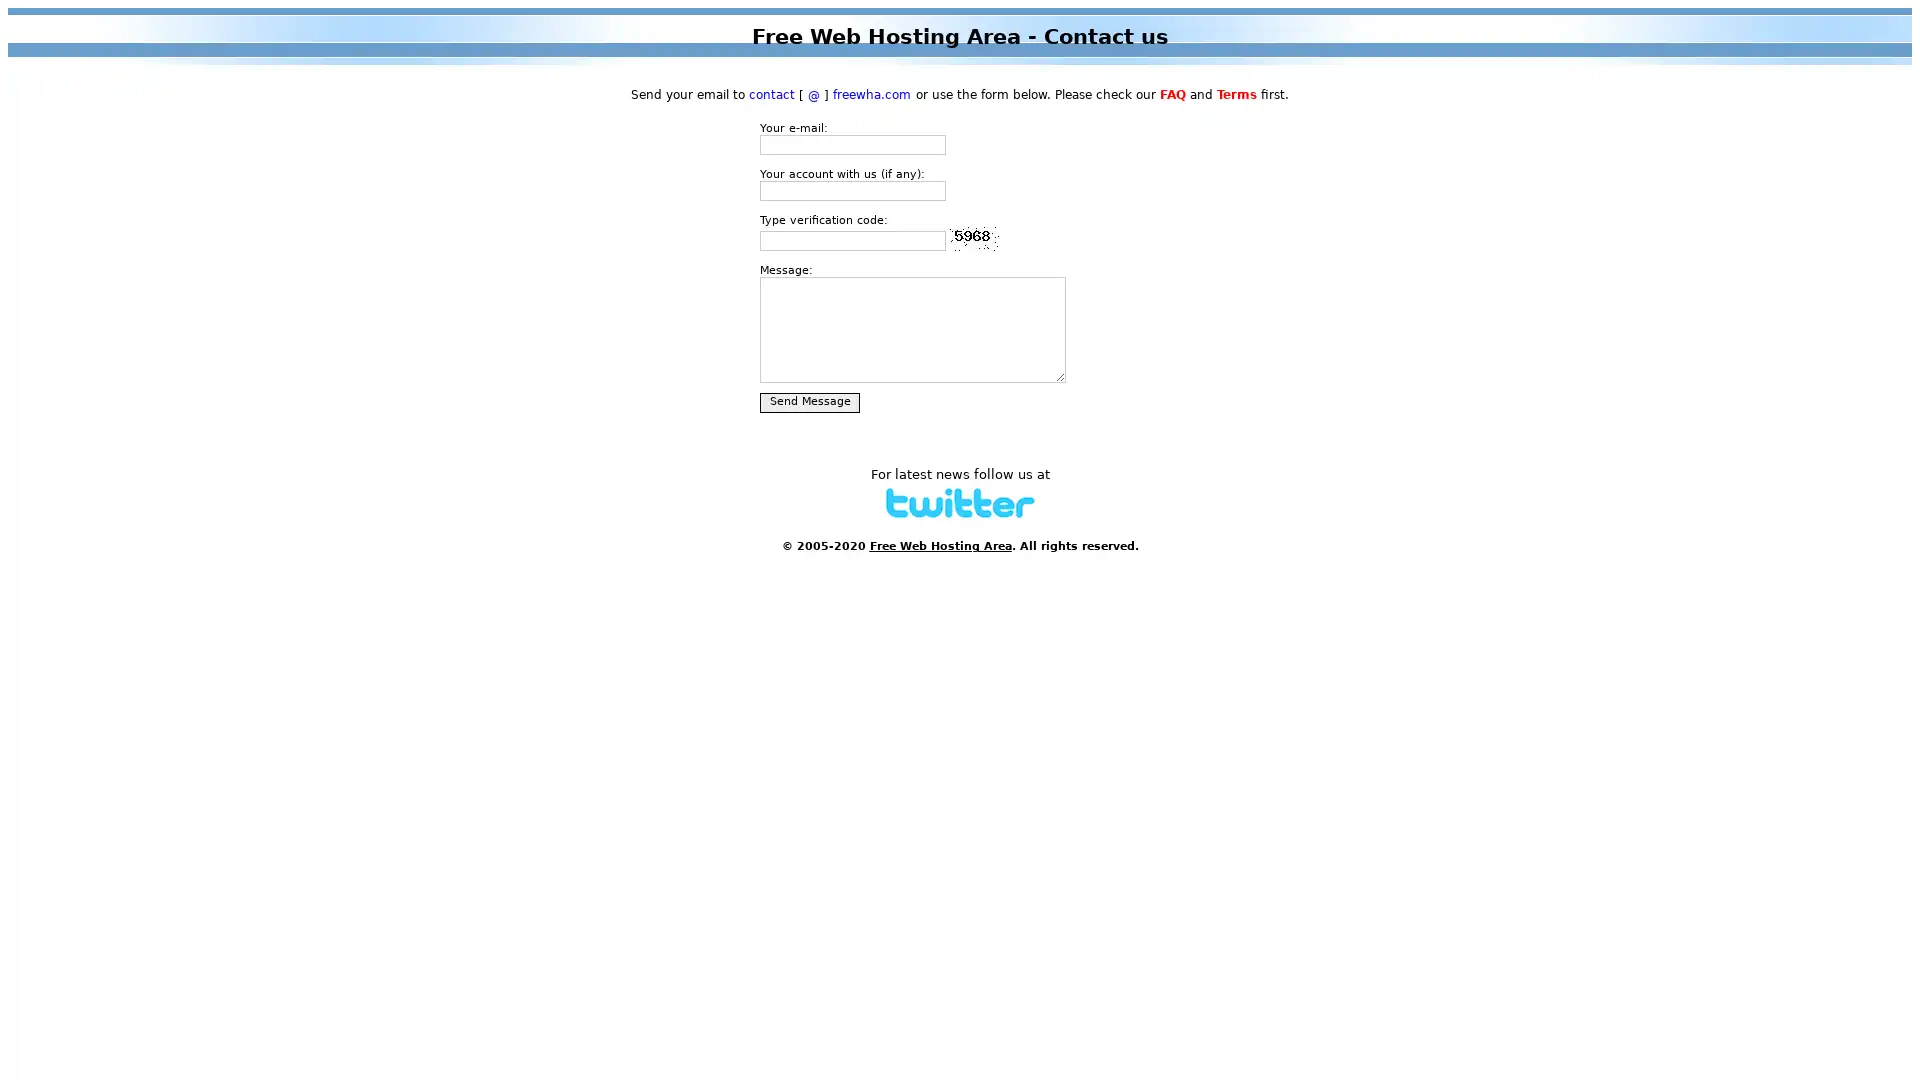  What do you see at coordinates (810, 402) in the screenshot?
I see `Send Message` at bounding box center [810, 402].